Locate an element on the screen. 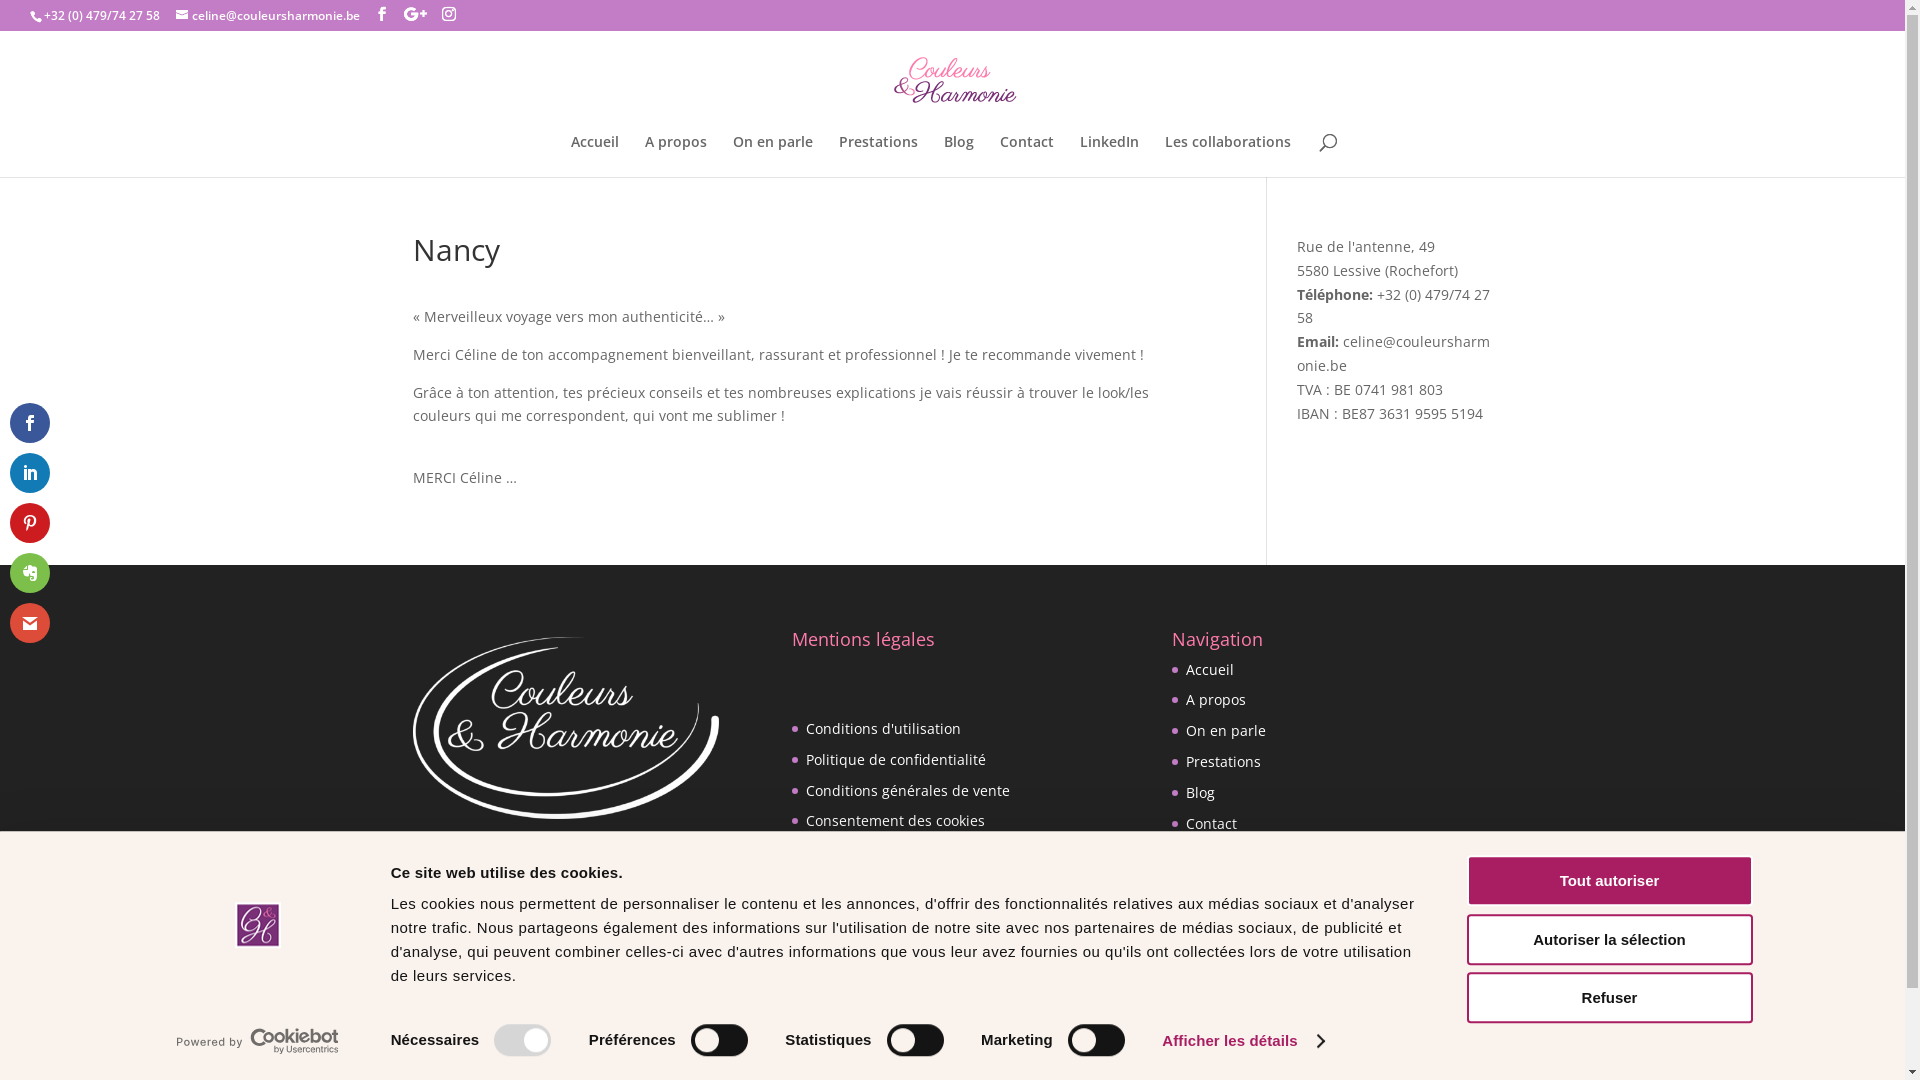 Image resolution: width=1920 pixels, height=1080 pixels. 'Blog' is located at coordinates (958, 154).